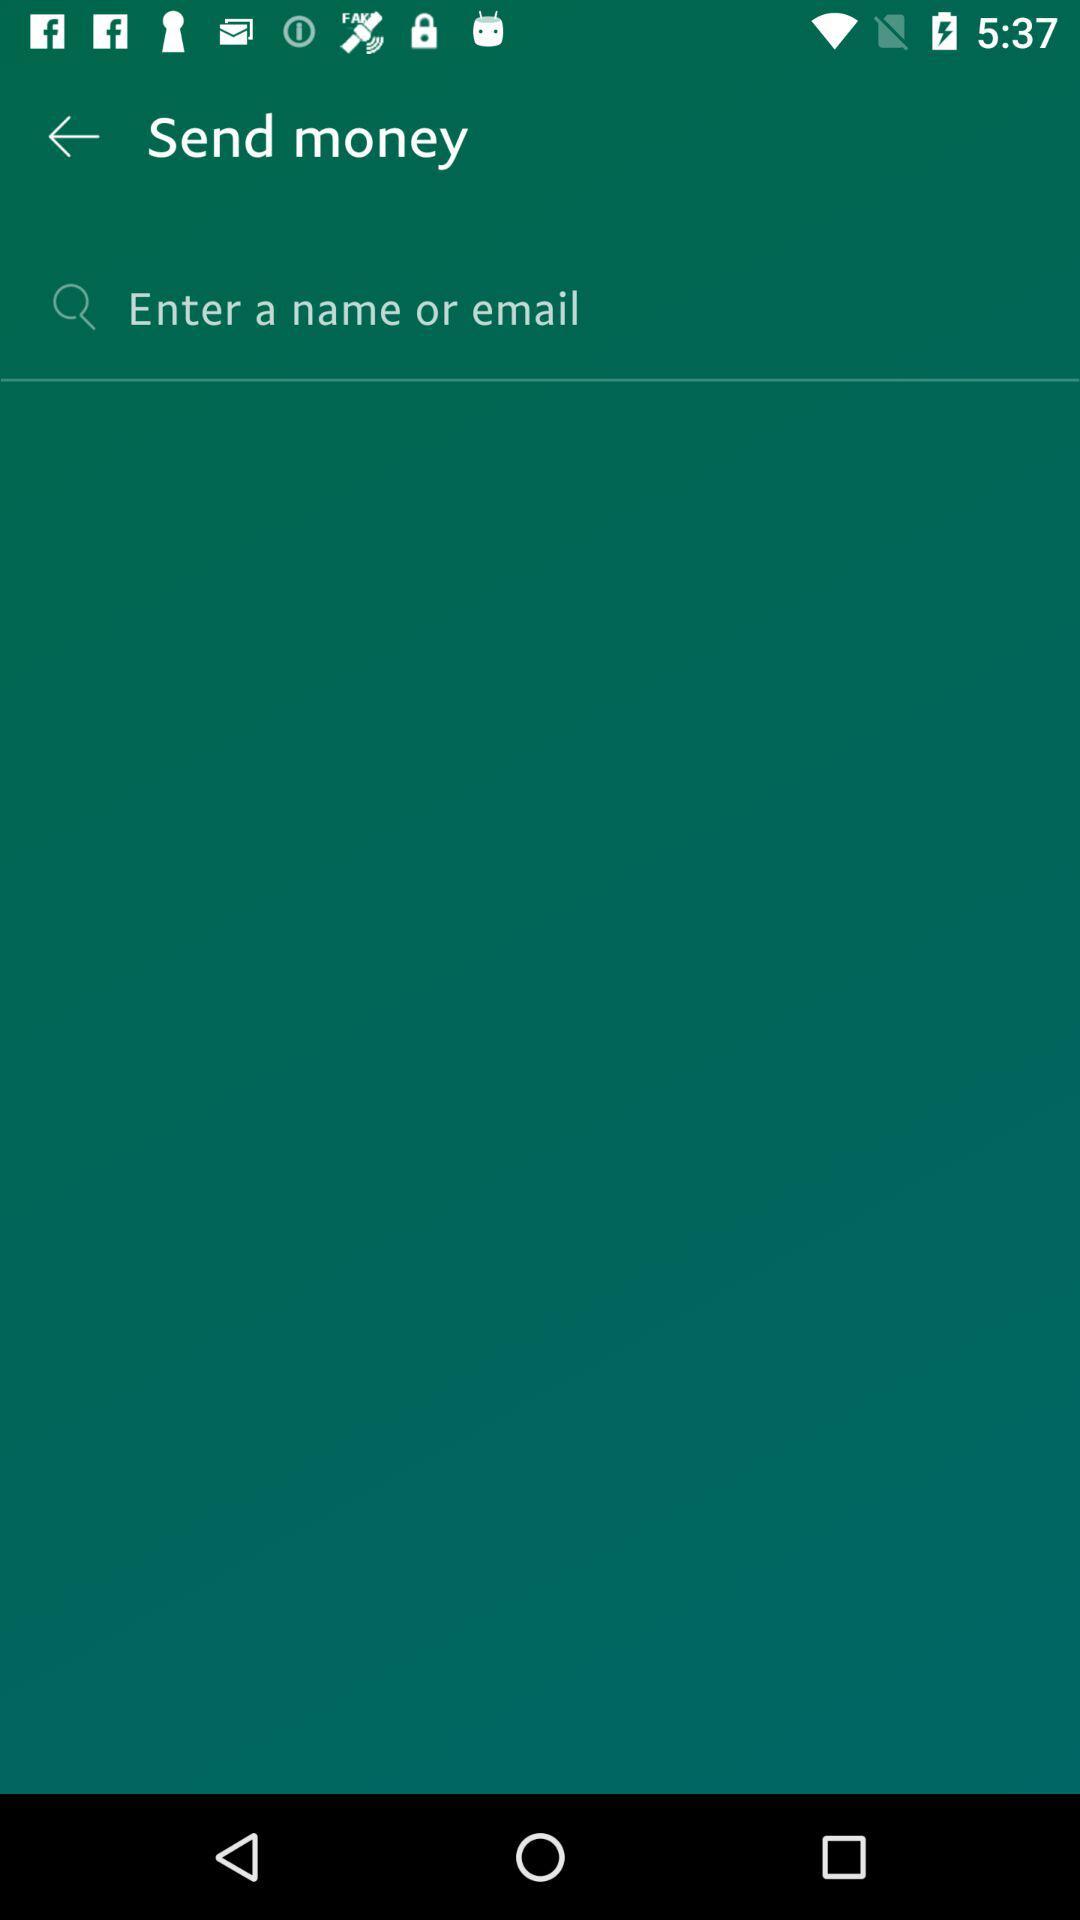 Image resolution: width=1080 pixels, height=1920 pixels. What do you see at coordinates (72, 135) in the screenshot?
I see `icon to the left of send money icon` at bounding box center [72, 135].